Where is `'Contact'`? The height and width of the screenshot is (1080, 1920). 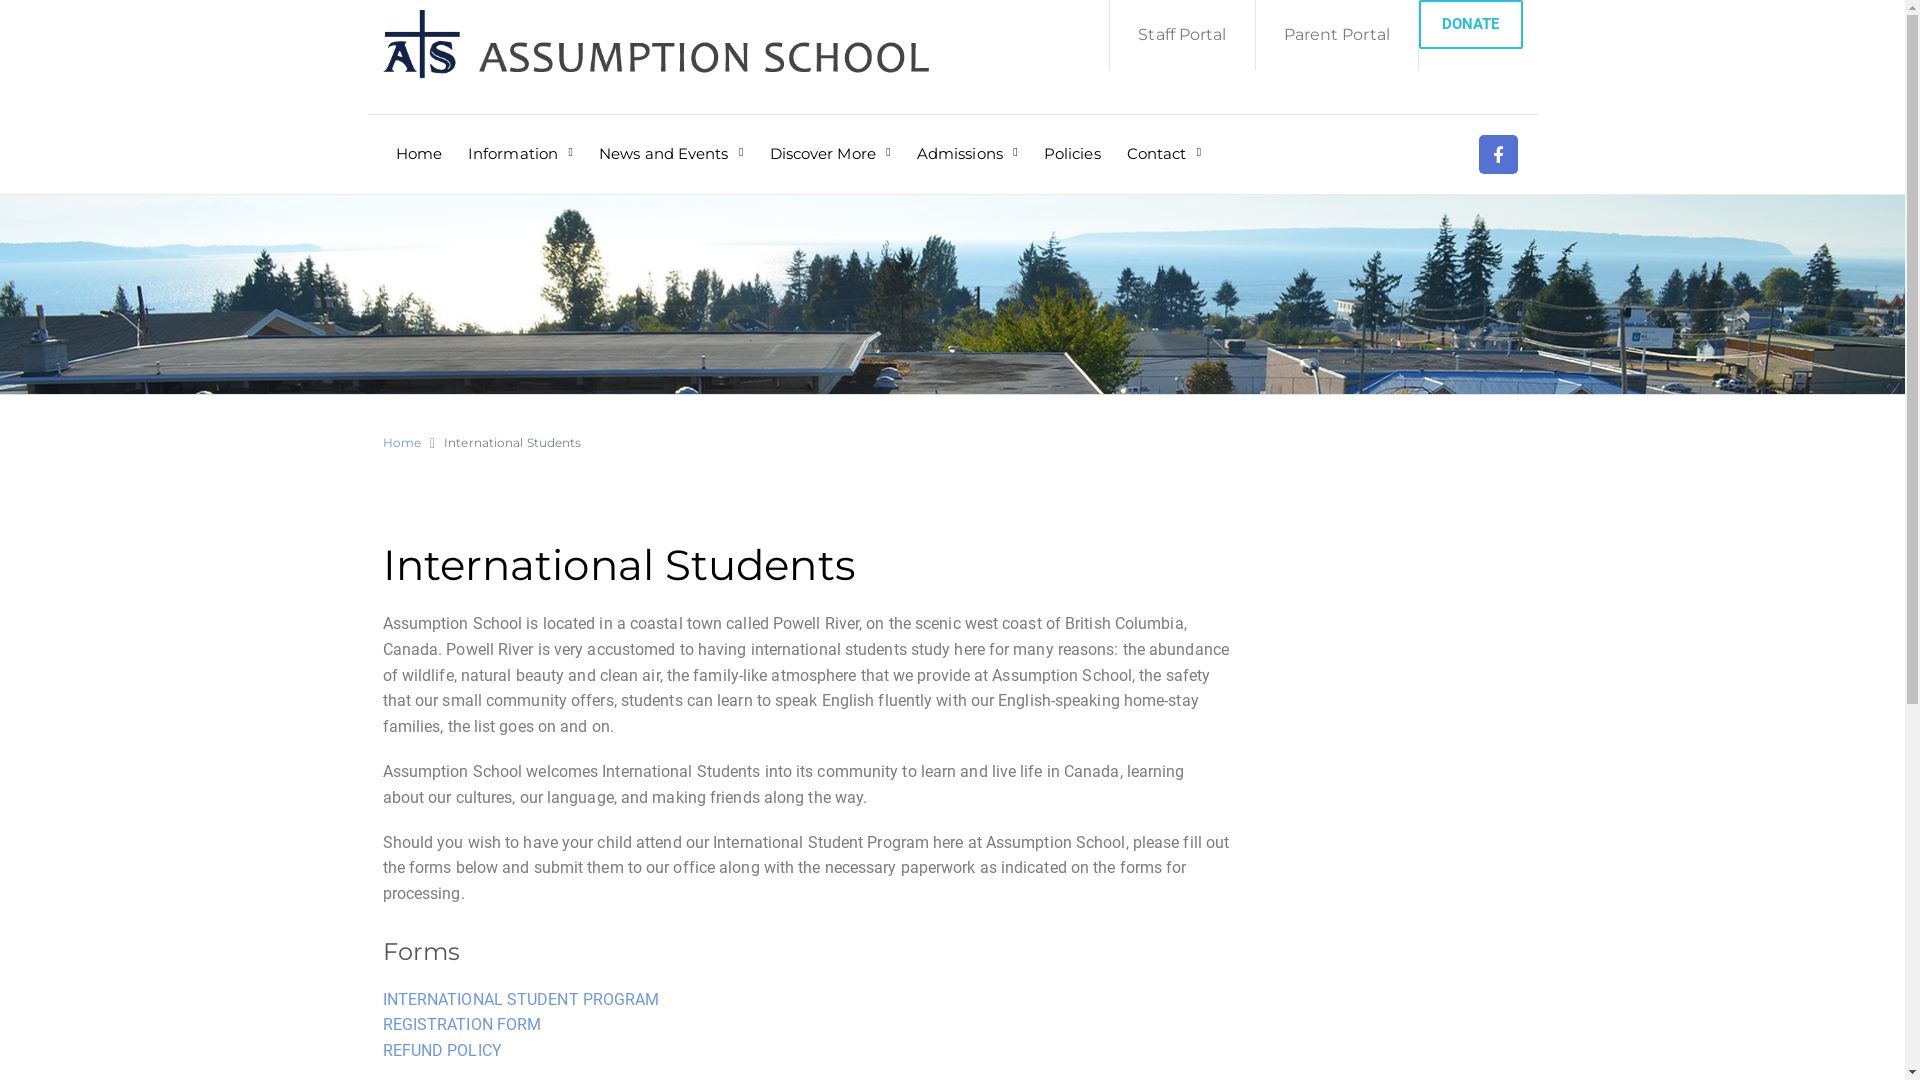 'Contact' is located at coordinates (1127, 139).